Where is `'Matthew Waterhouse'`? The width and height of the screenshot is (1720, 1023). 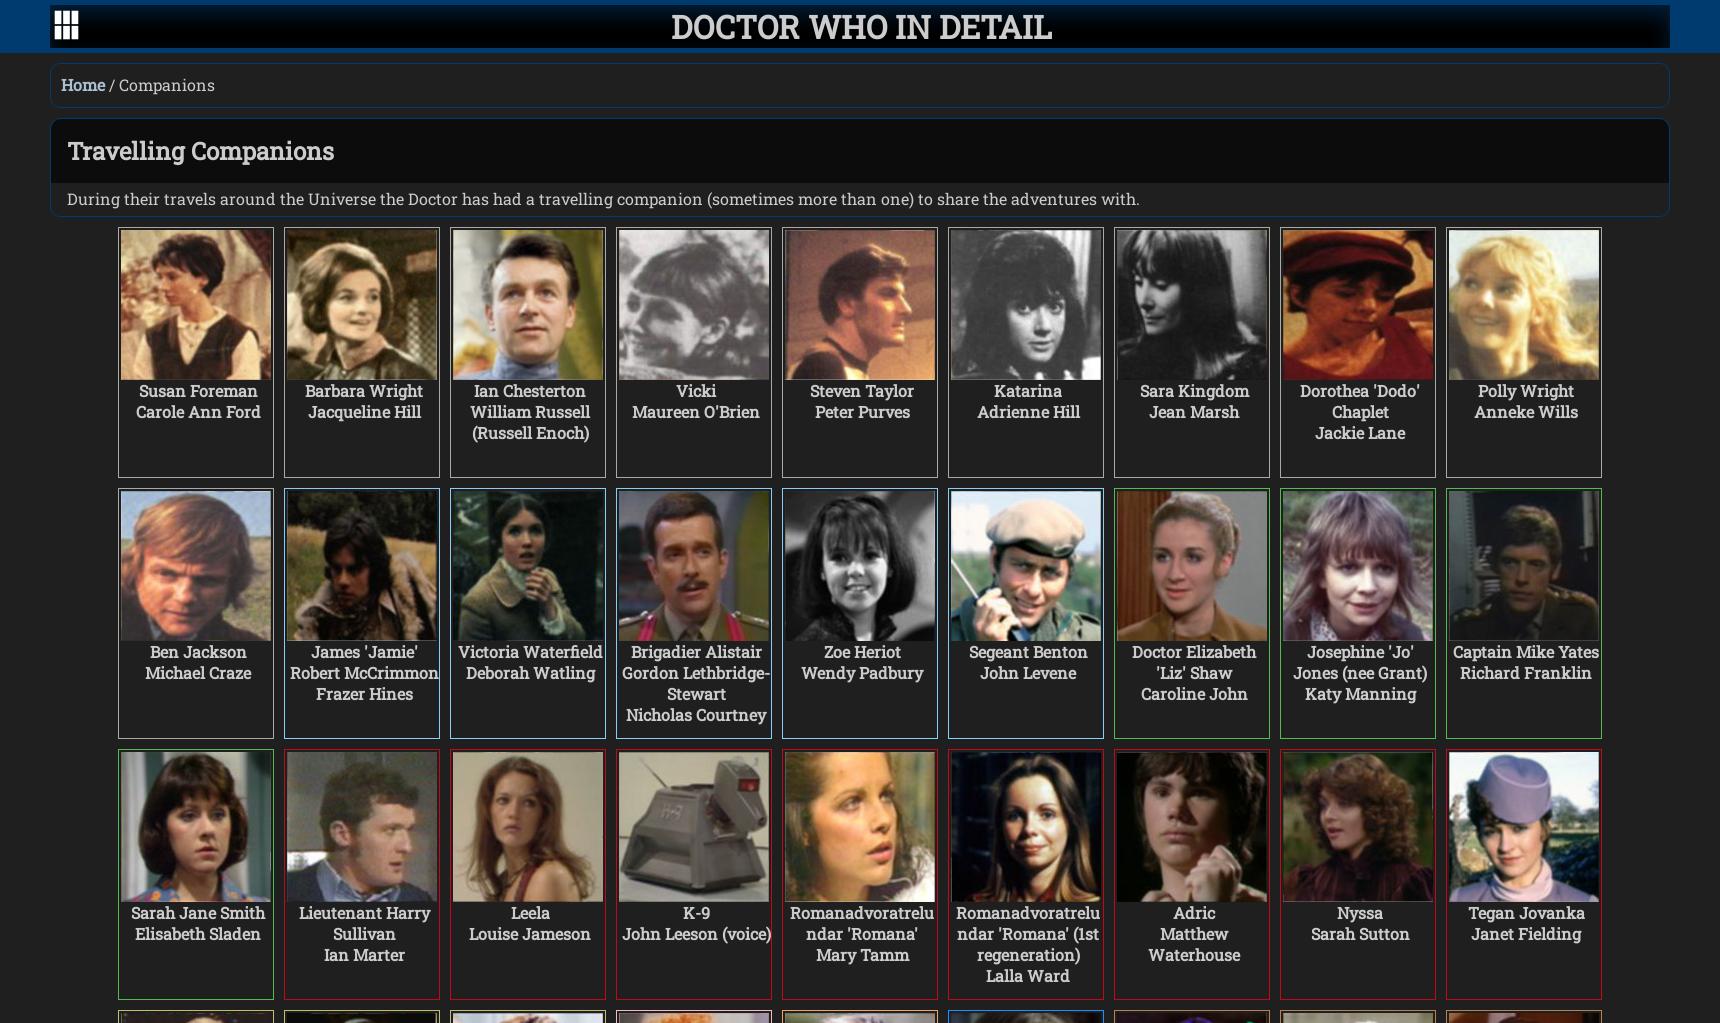
'Matthew Waterhouse' is located at coordinates (1193, 943).